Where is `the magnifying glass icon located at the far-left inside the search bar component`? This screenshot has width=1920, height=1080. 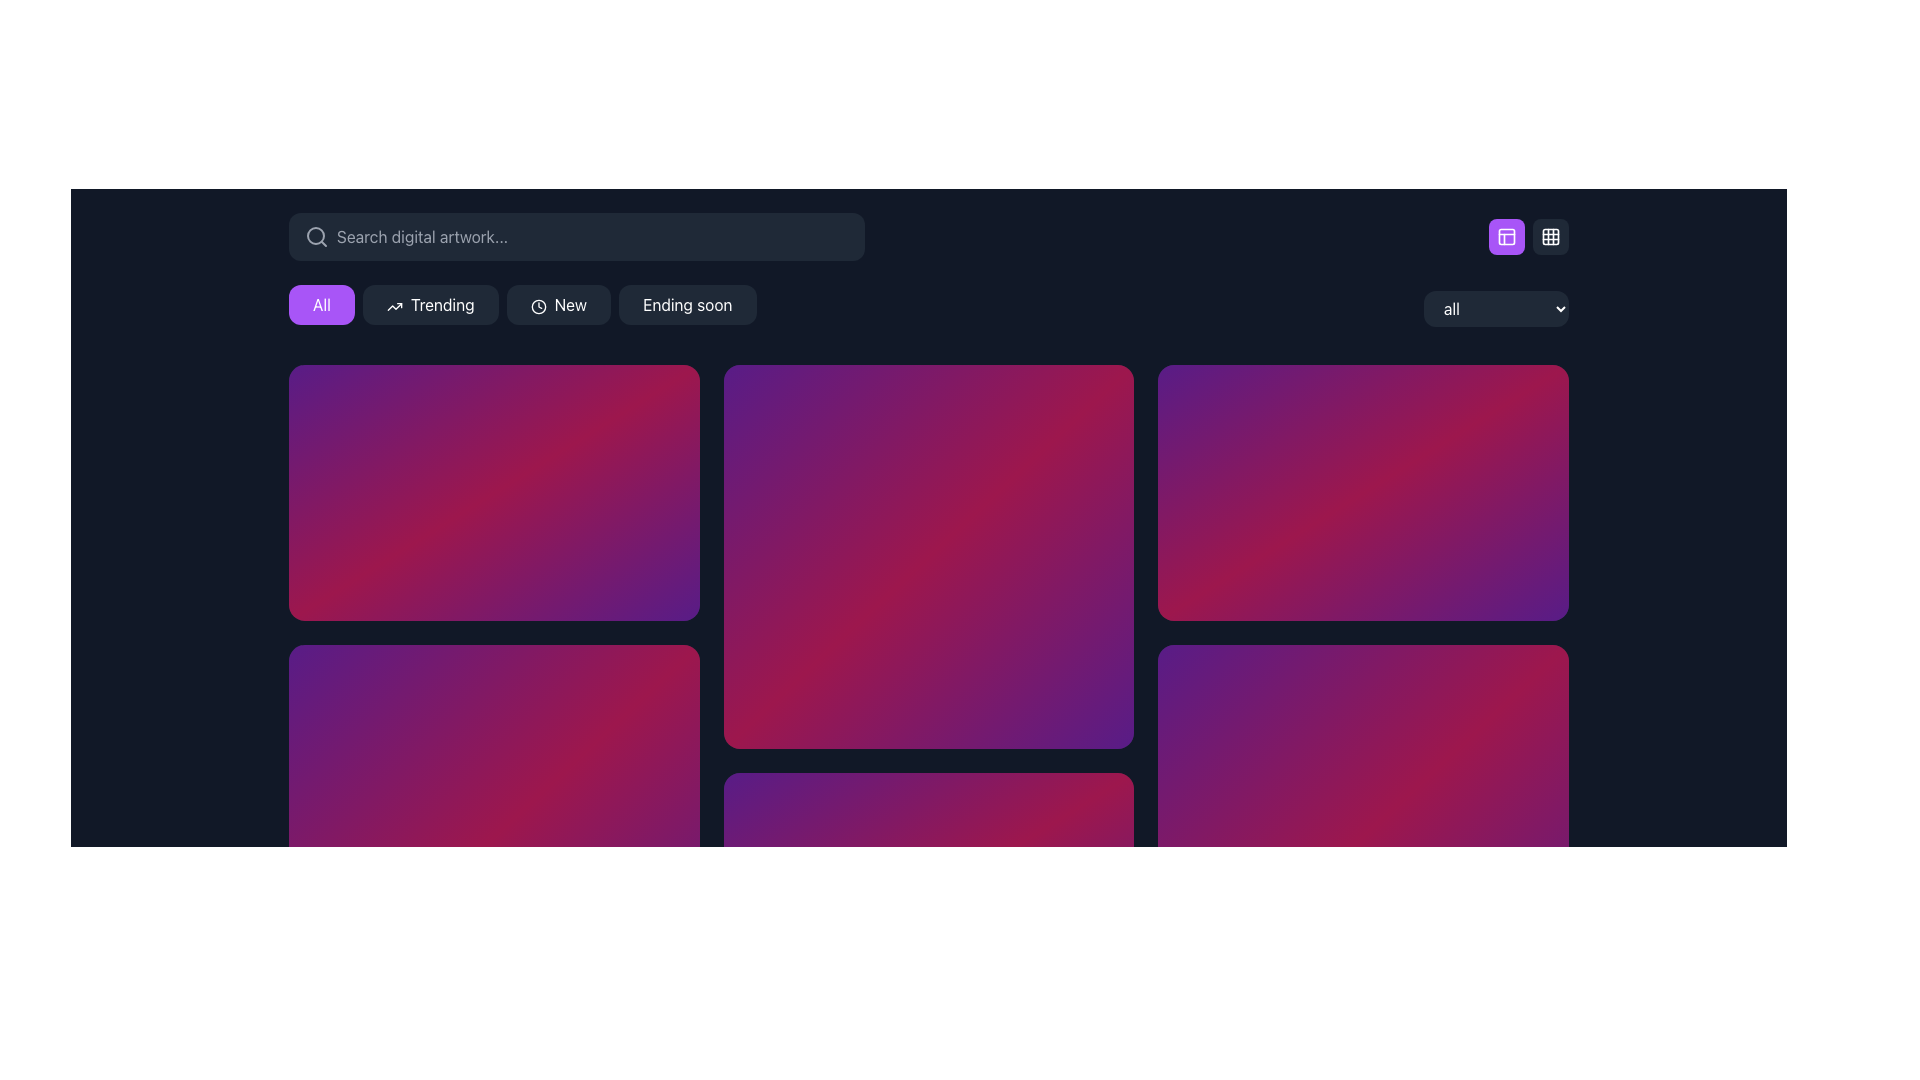 the magnifying glass icon located at the far-left inside the search bar component is located at coordinates (315, 235).